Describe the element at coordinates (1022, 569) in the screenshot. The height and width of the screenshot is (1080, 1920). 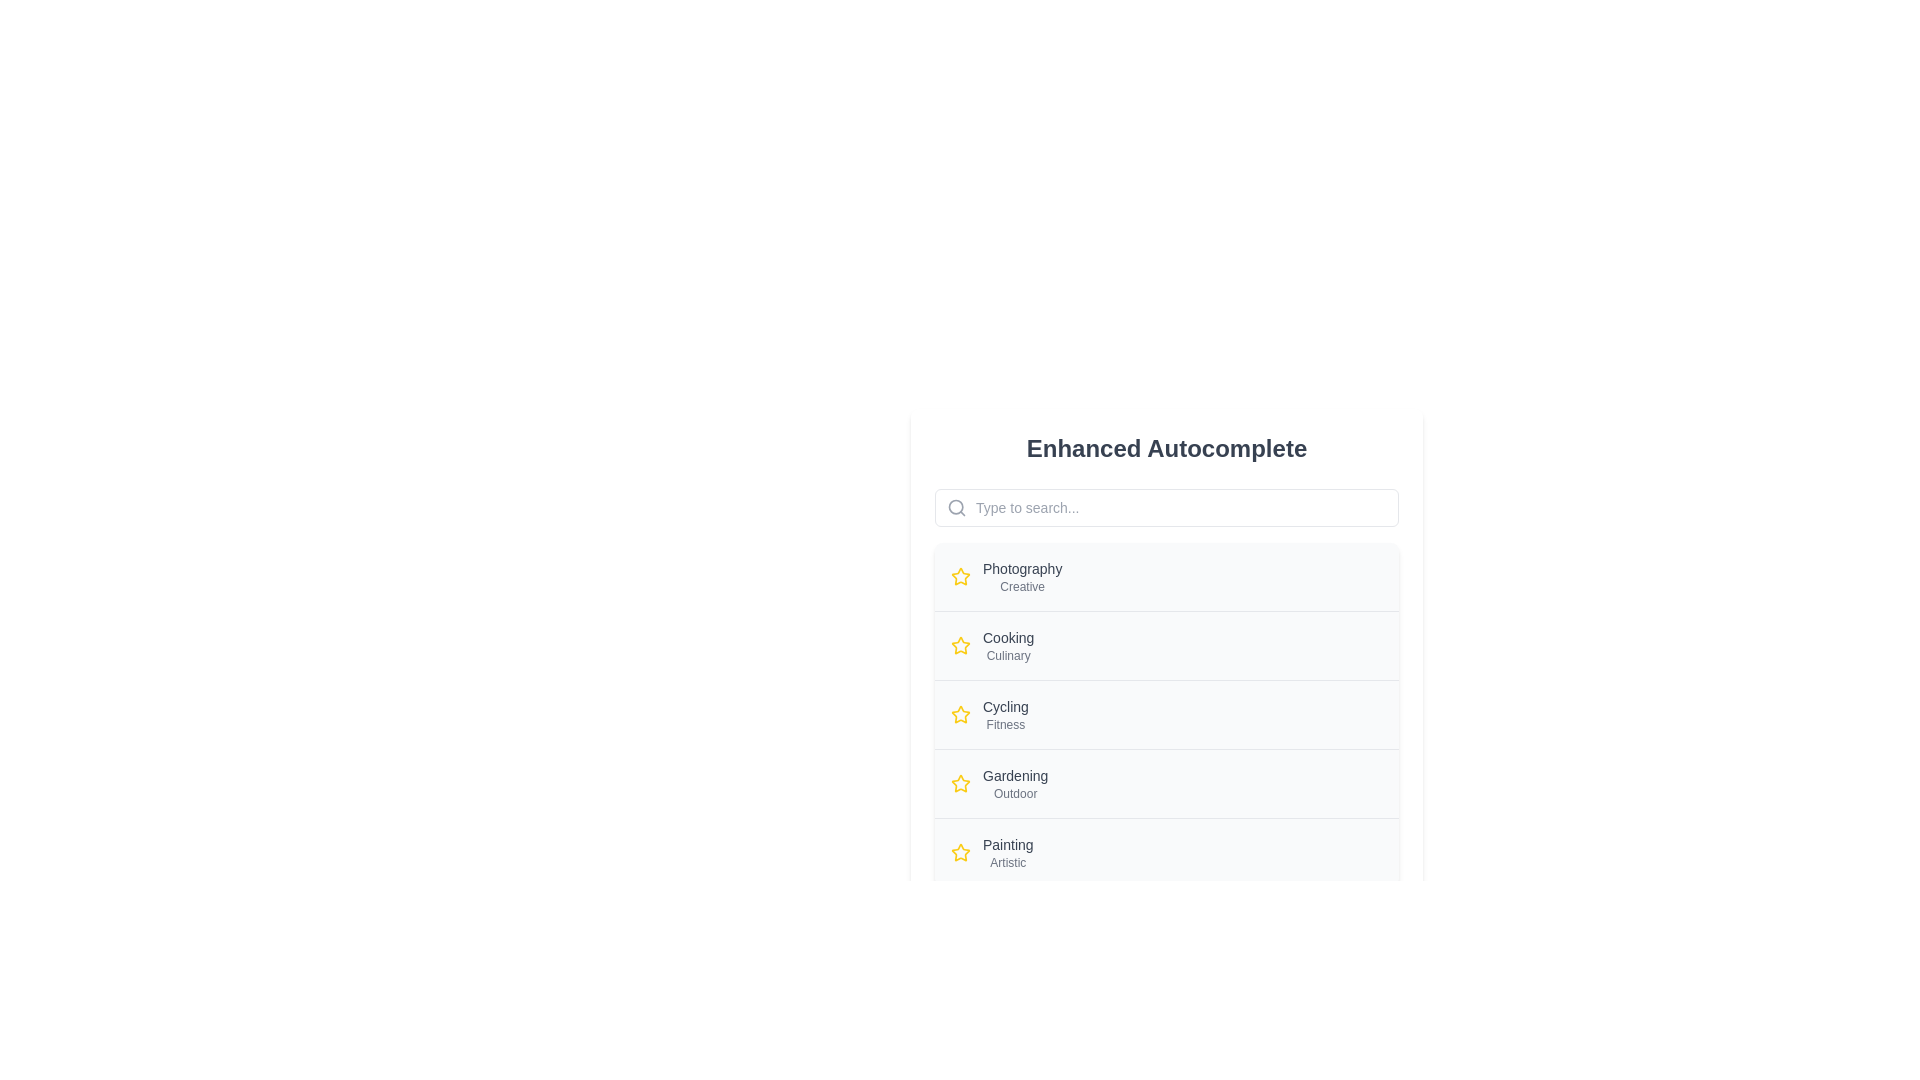
I see `the non-interactive text label that indicates a category or topic, located above the 'Creative' text element and adjacent to a star icon` at that location.